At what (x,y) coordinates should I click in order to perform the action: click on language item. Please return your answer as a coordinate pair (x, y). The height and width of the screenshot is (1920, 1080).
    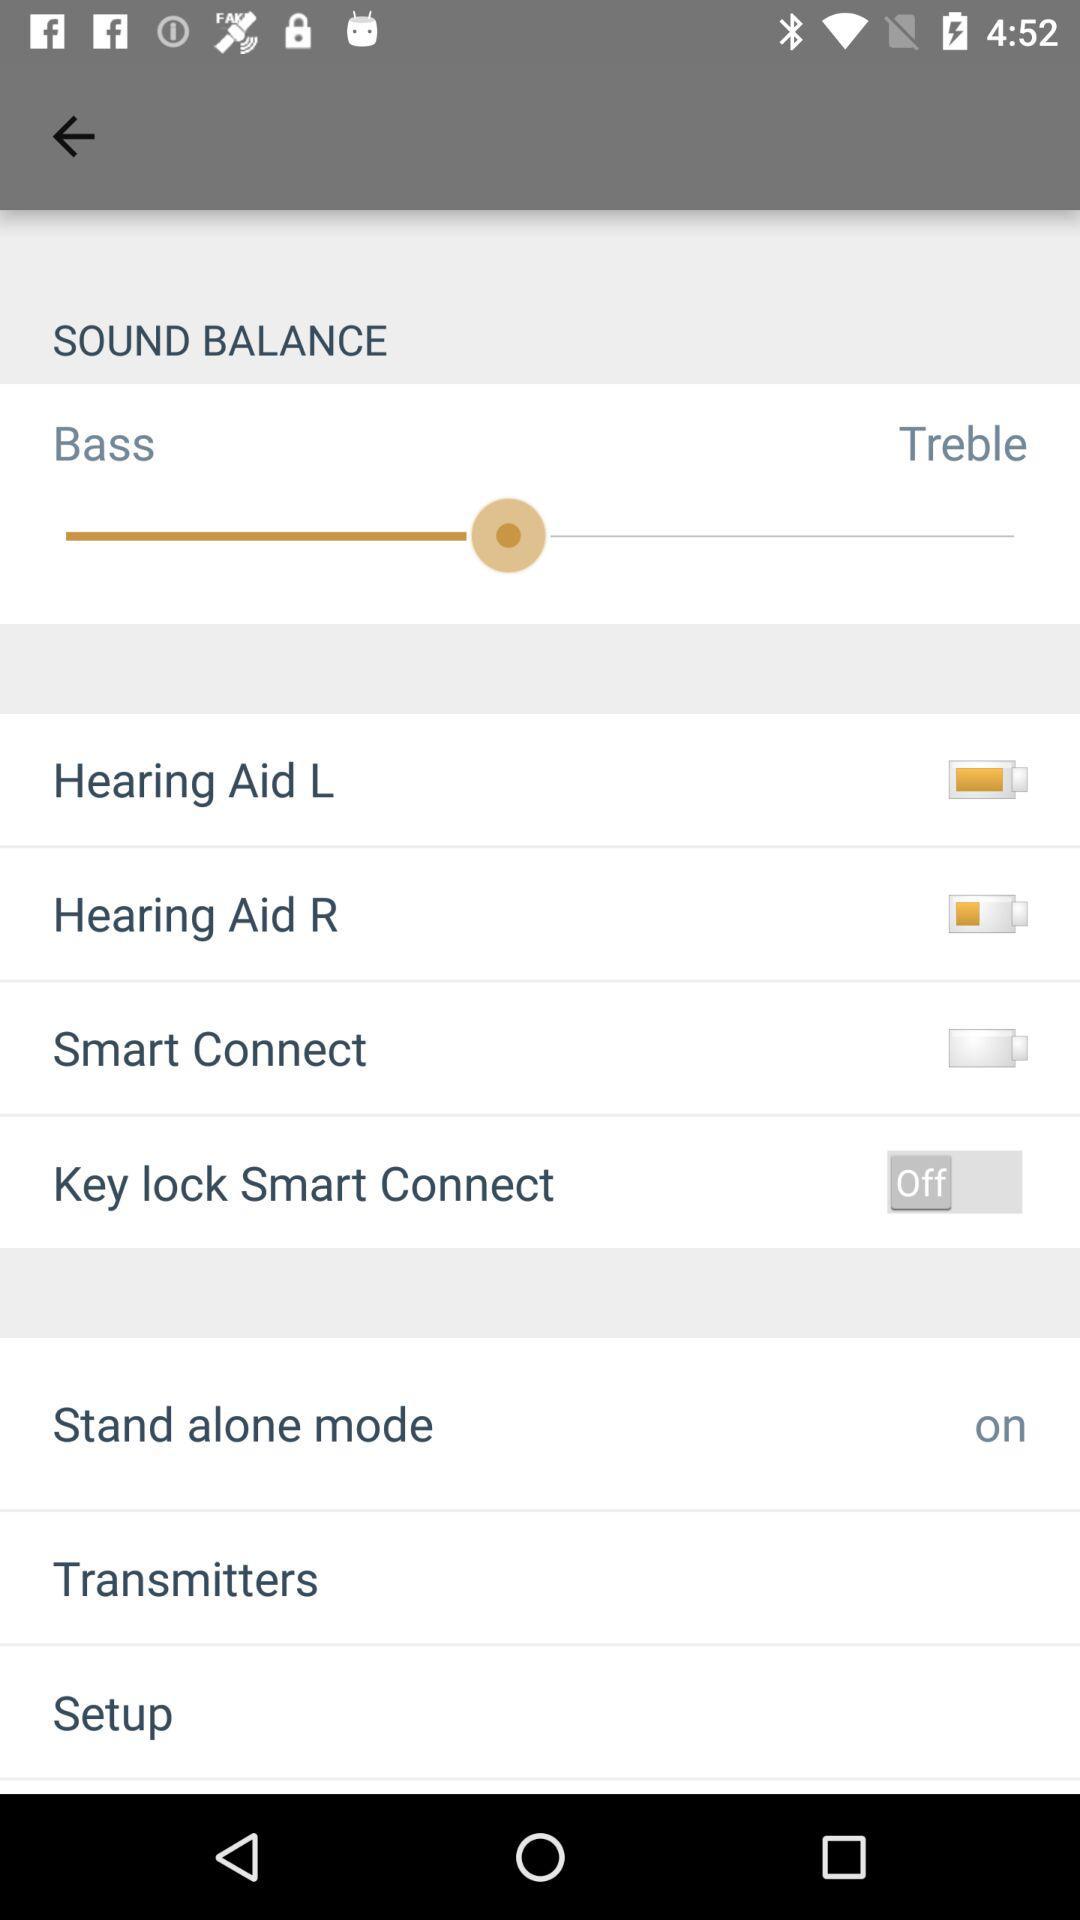
    Looking at the image, I should click on (129, 1787).